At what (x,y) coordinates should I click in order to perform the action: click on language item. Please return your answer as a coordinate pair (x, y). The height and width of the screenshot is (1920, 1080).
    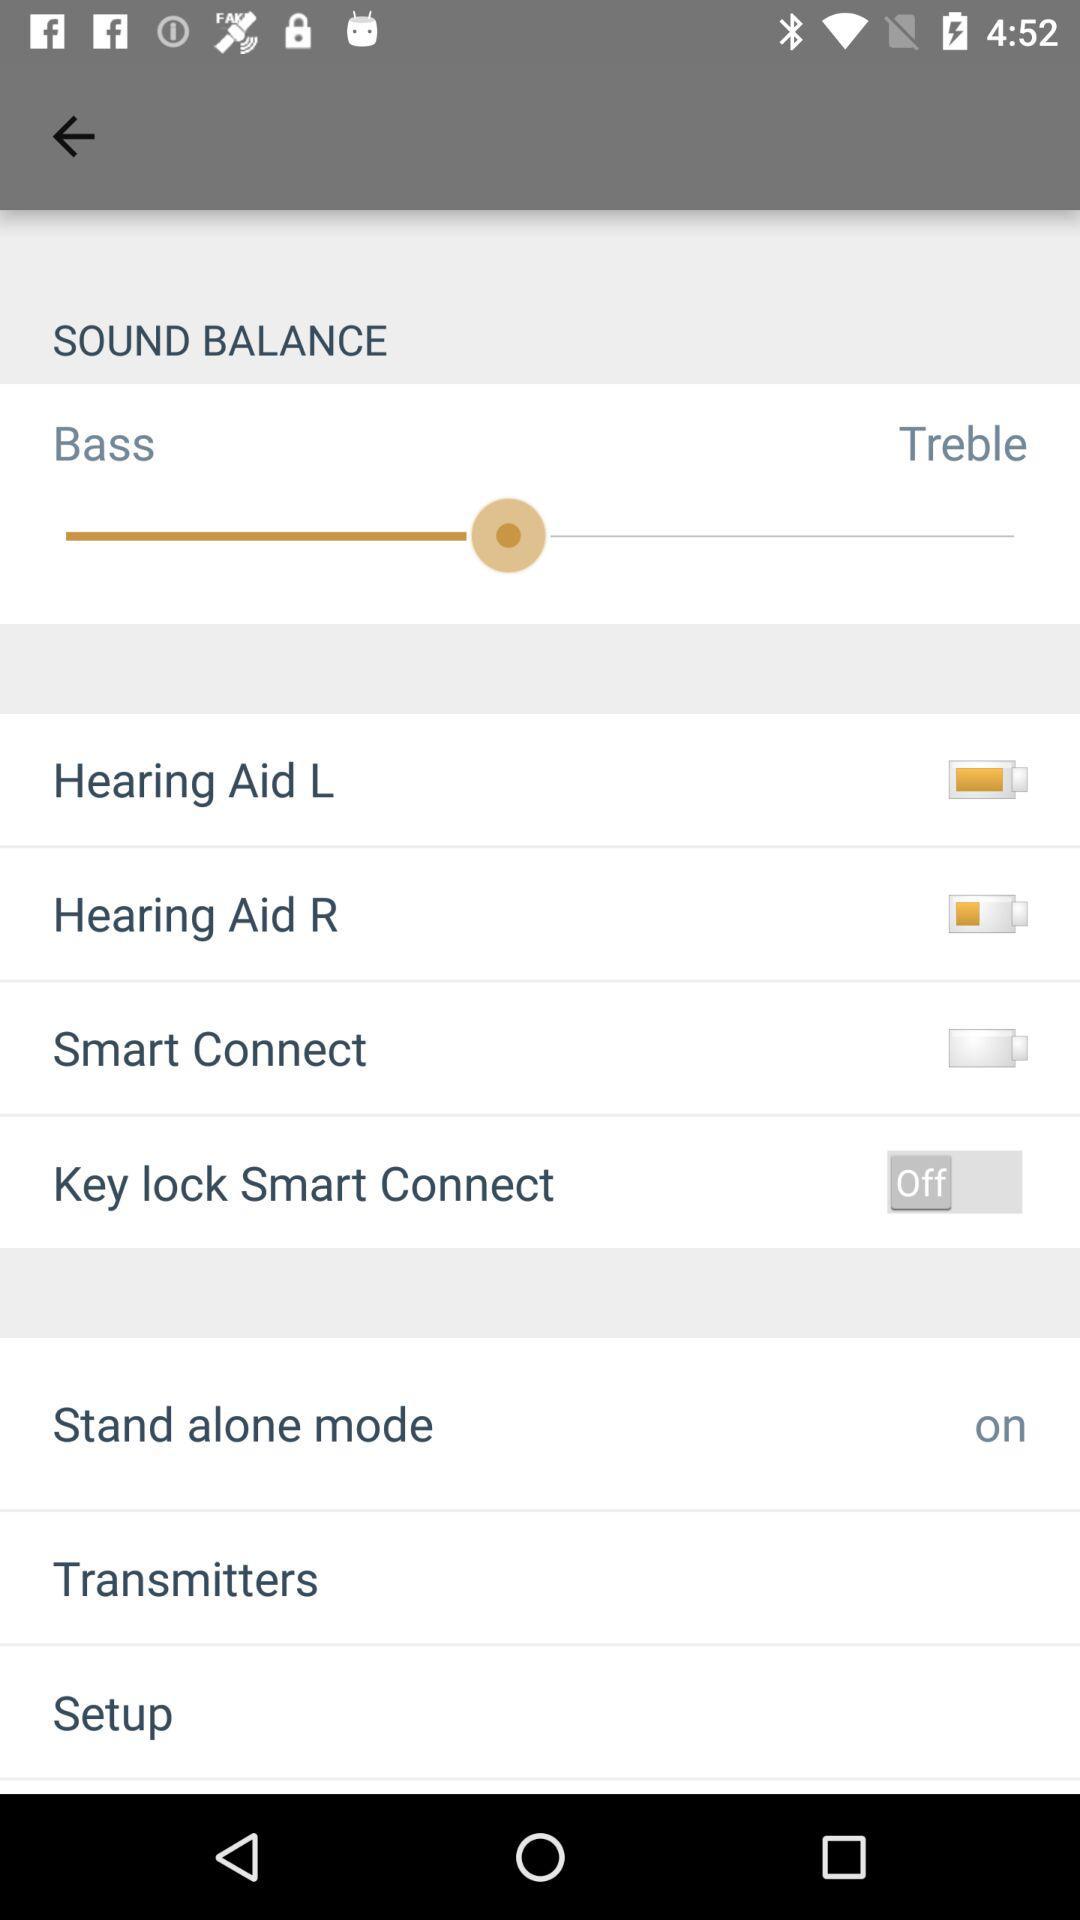
    Looking at the image, I should click on (129, 1787).